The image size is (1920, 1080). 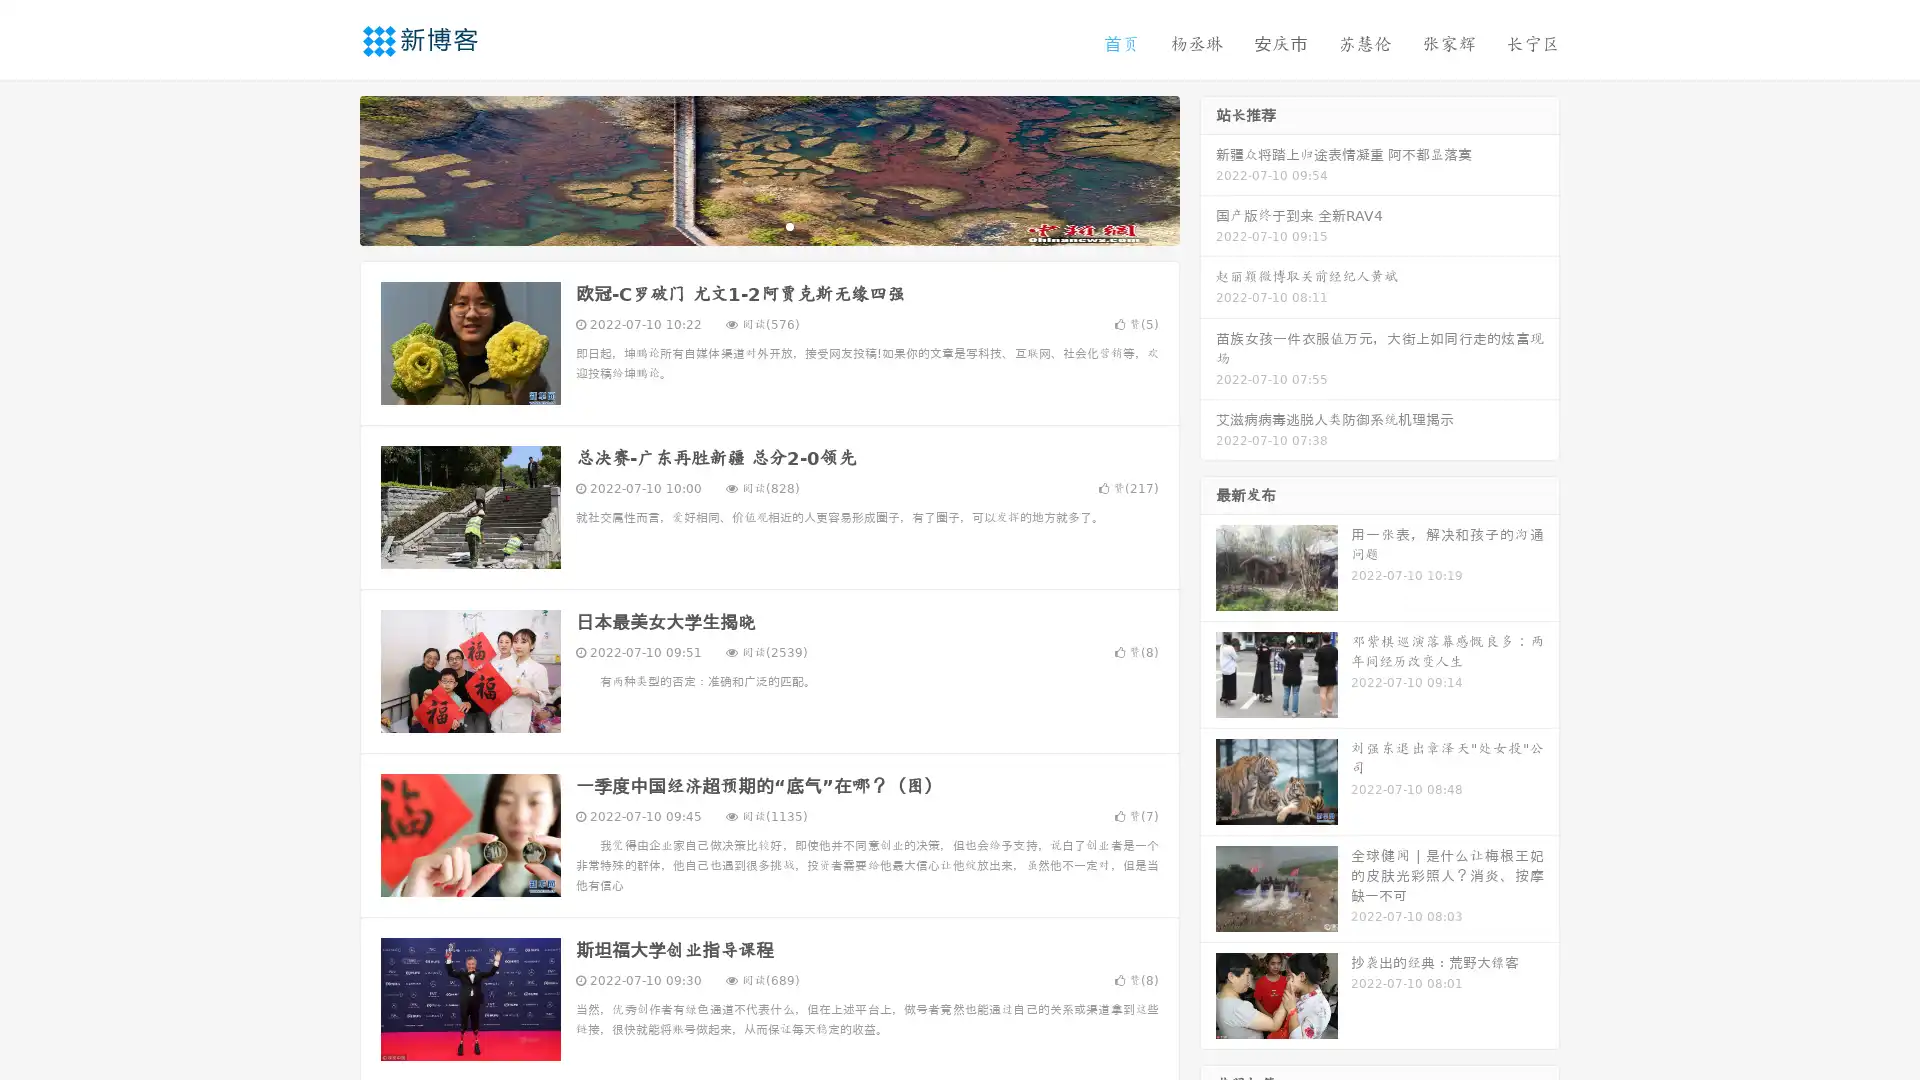 I want to click on Next slide, so click(x=1208, y=168).